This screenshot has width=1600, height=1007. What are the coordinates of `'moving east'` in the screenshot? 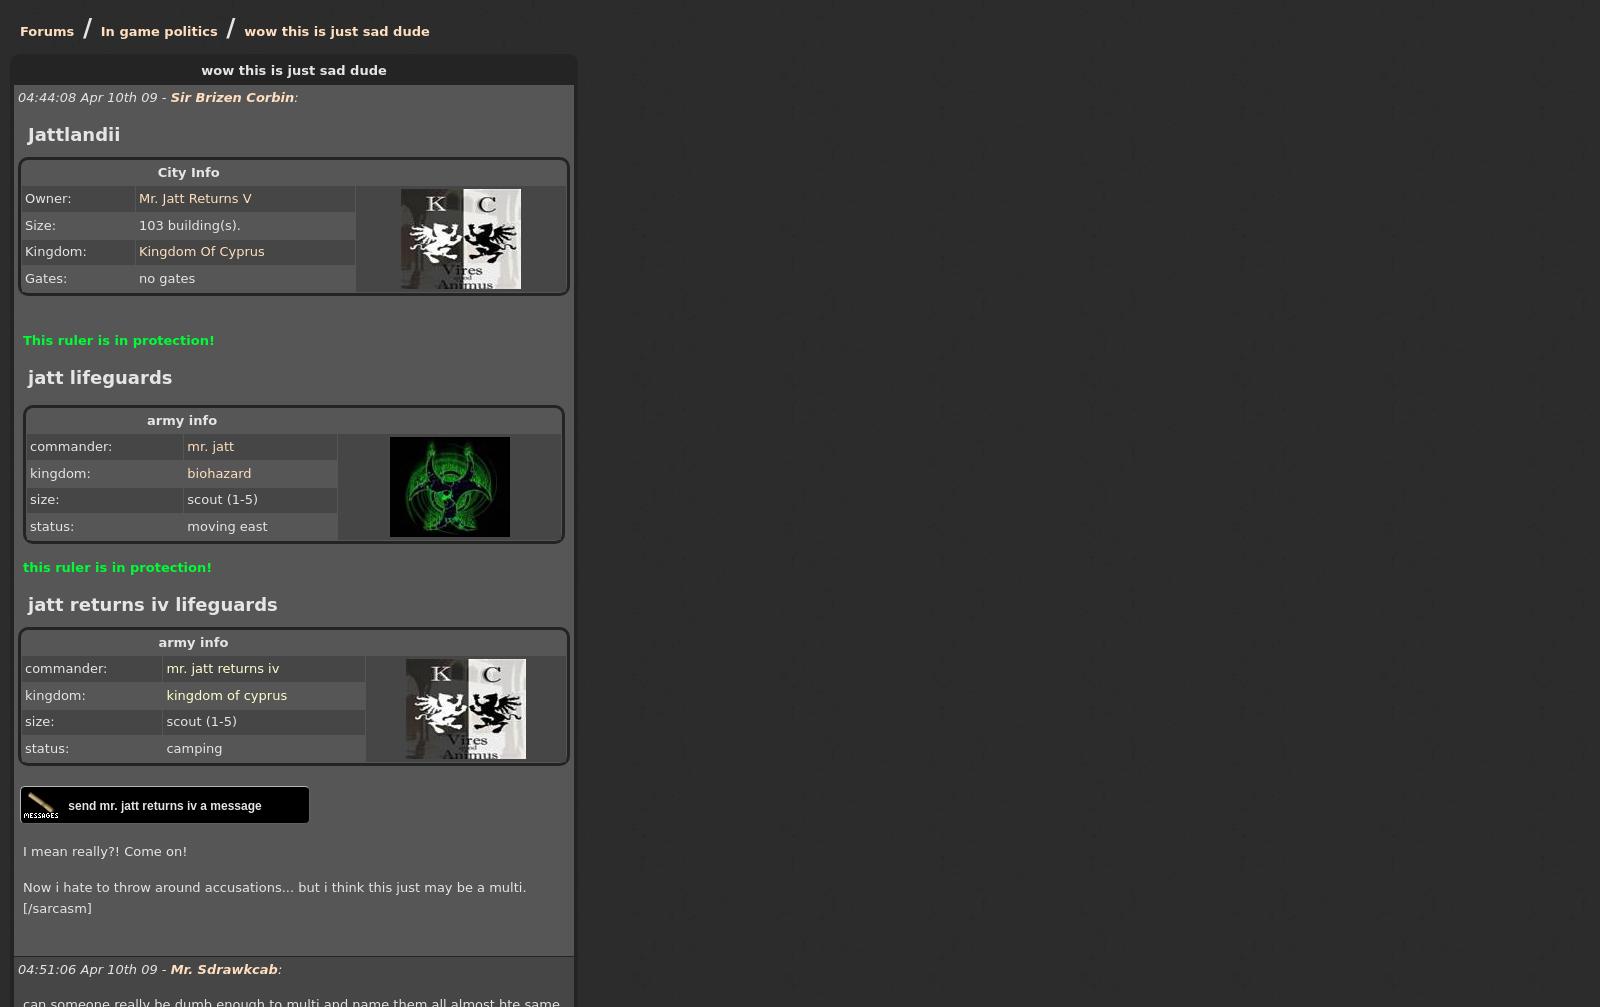 It's located at (227, 525).